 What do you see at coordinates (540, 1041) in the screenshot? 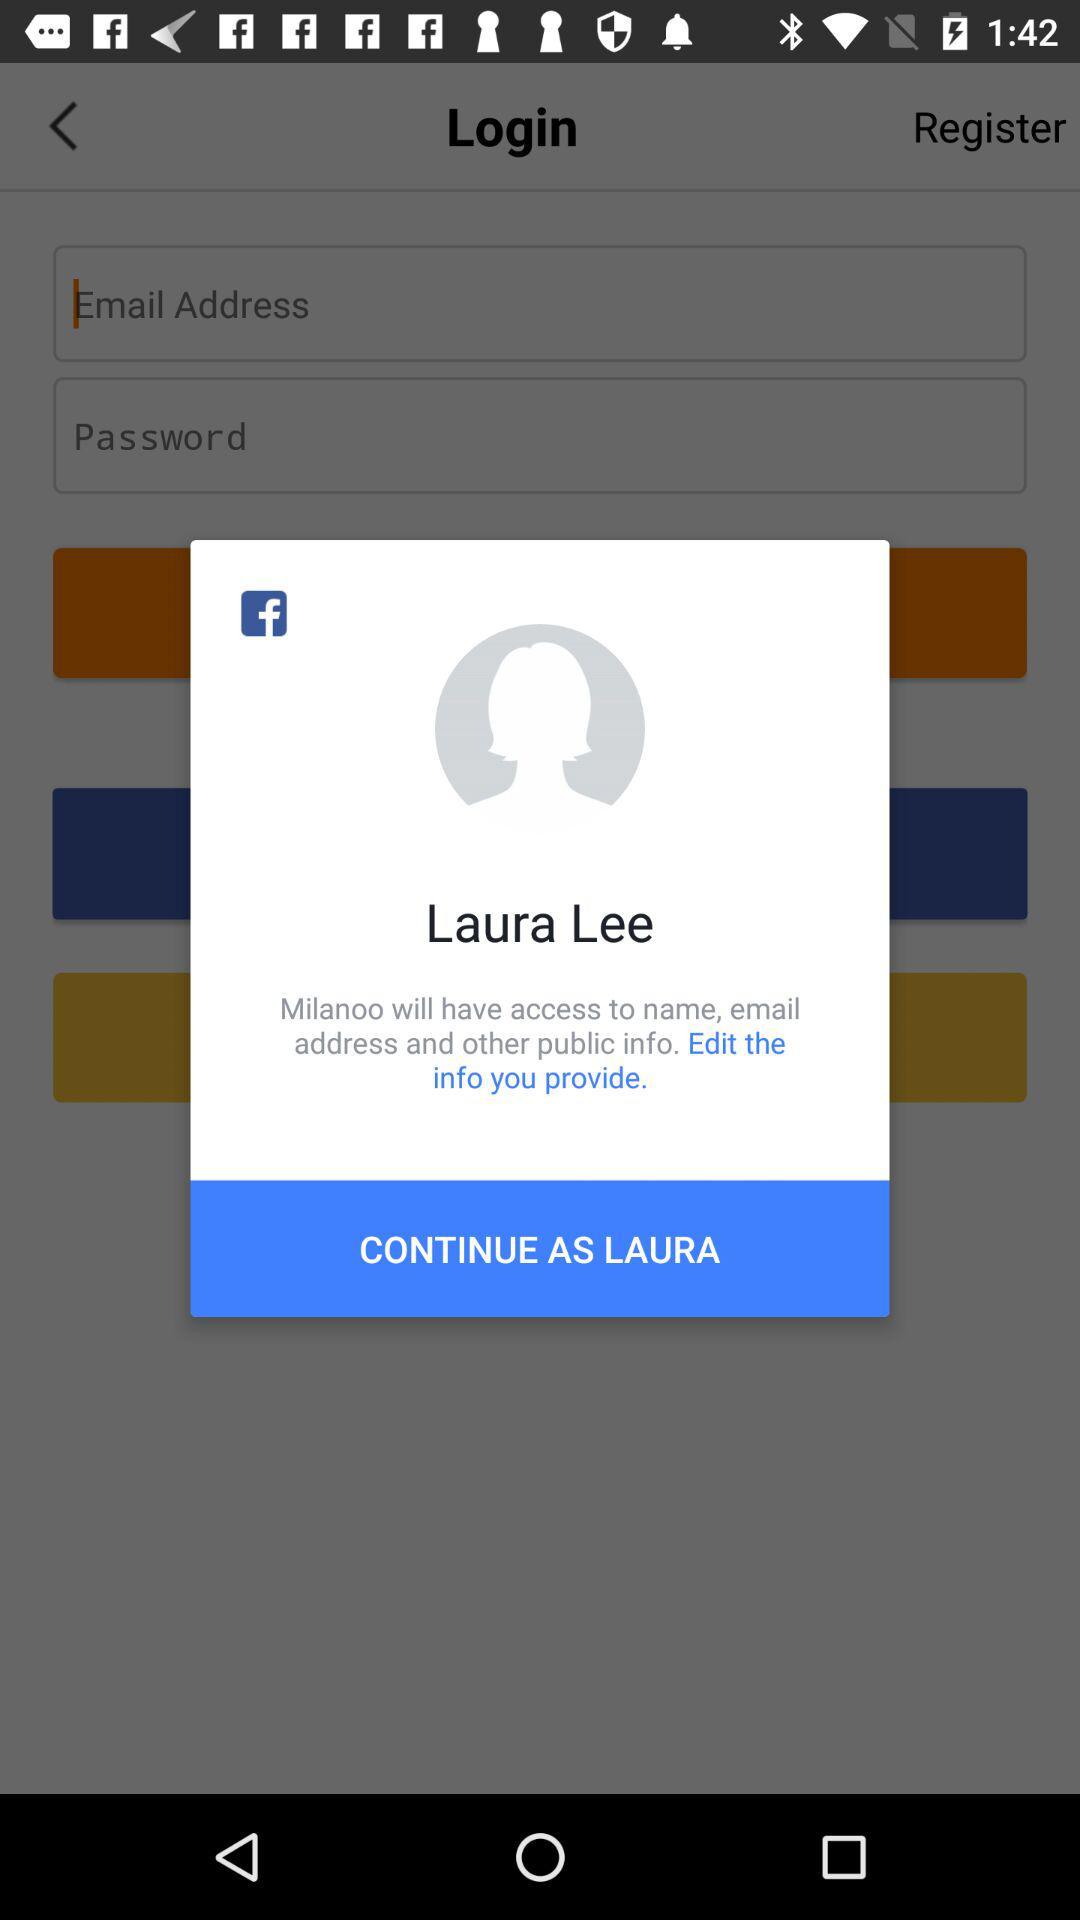
I see `icon below laura lee` at bounding box center [540, 1041].